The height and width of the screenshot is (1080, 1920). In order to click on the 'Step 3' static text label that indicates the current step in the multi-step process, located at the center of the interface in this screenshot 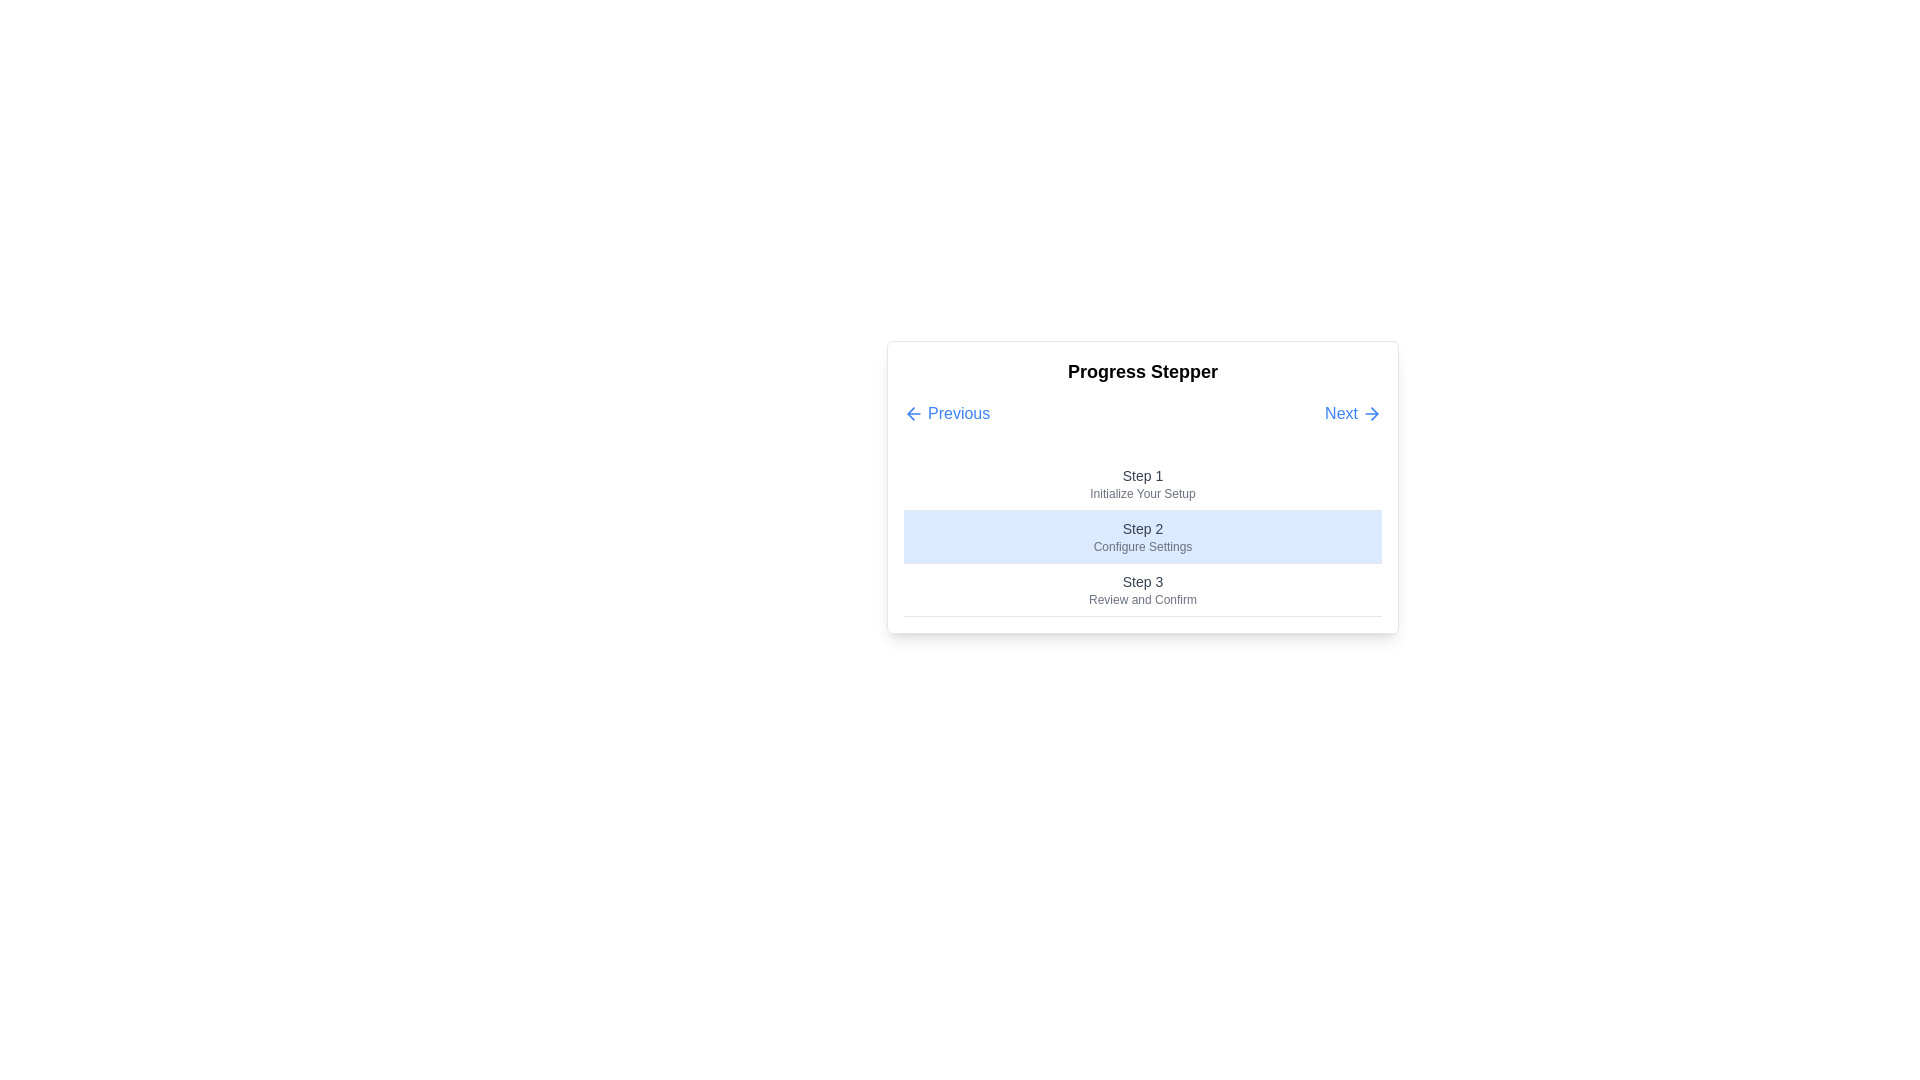, I will do `click(1142, 582)`.